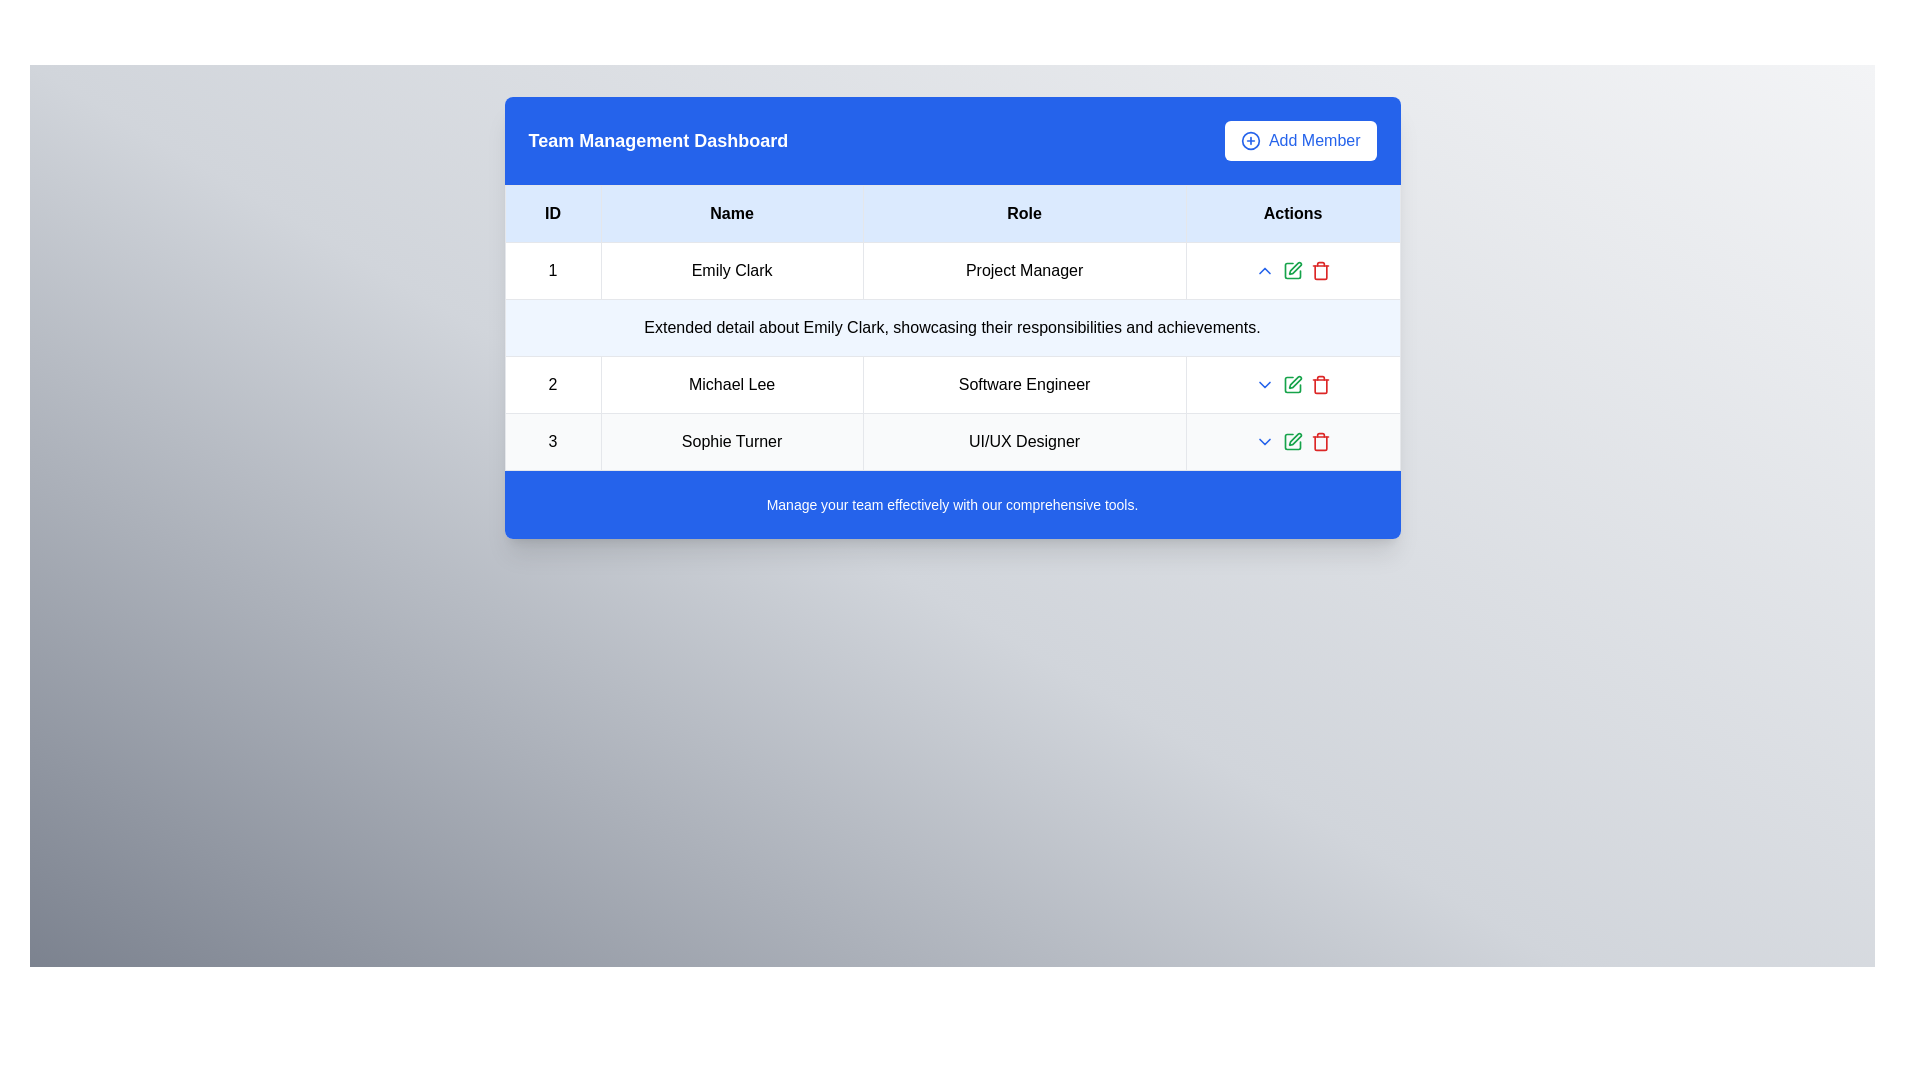  I want to click on the appearance of the edit action icon located in the third row of the table within the 'Actions' column, so click(1293, 441).